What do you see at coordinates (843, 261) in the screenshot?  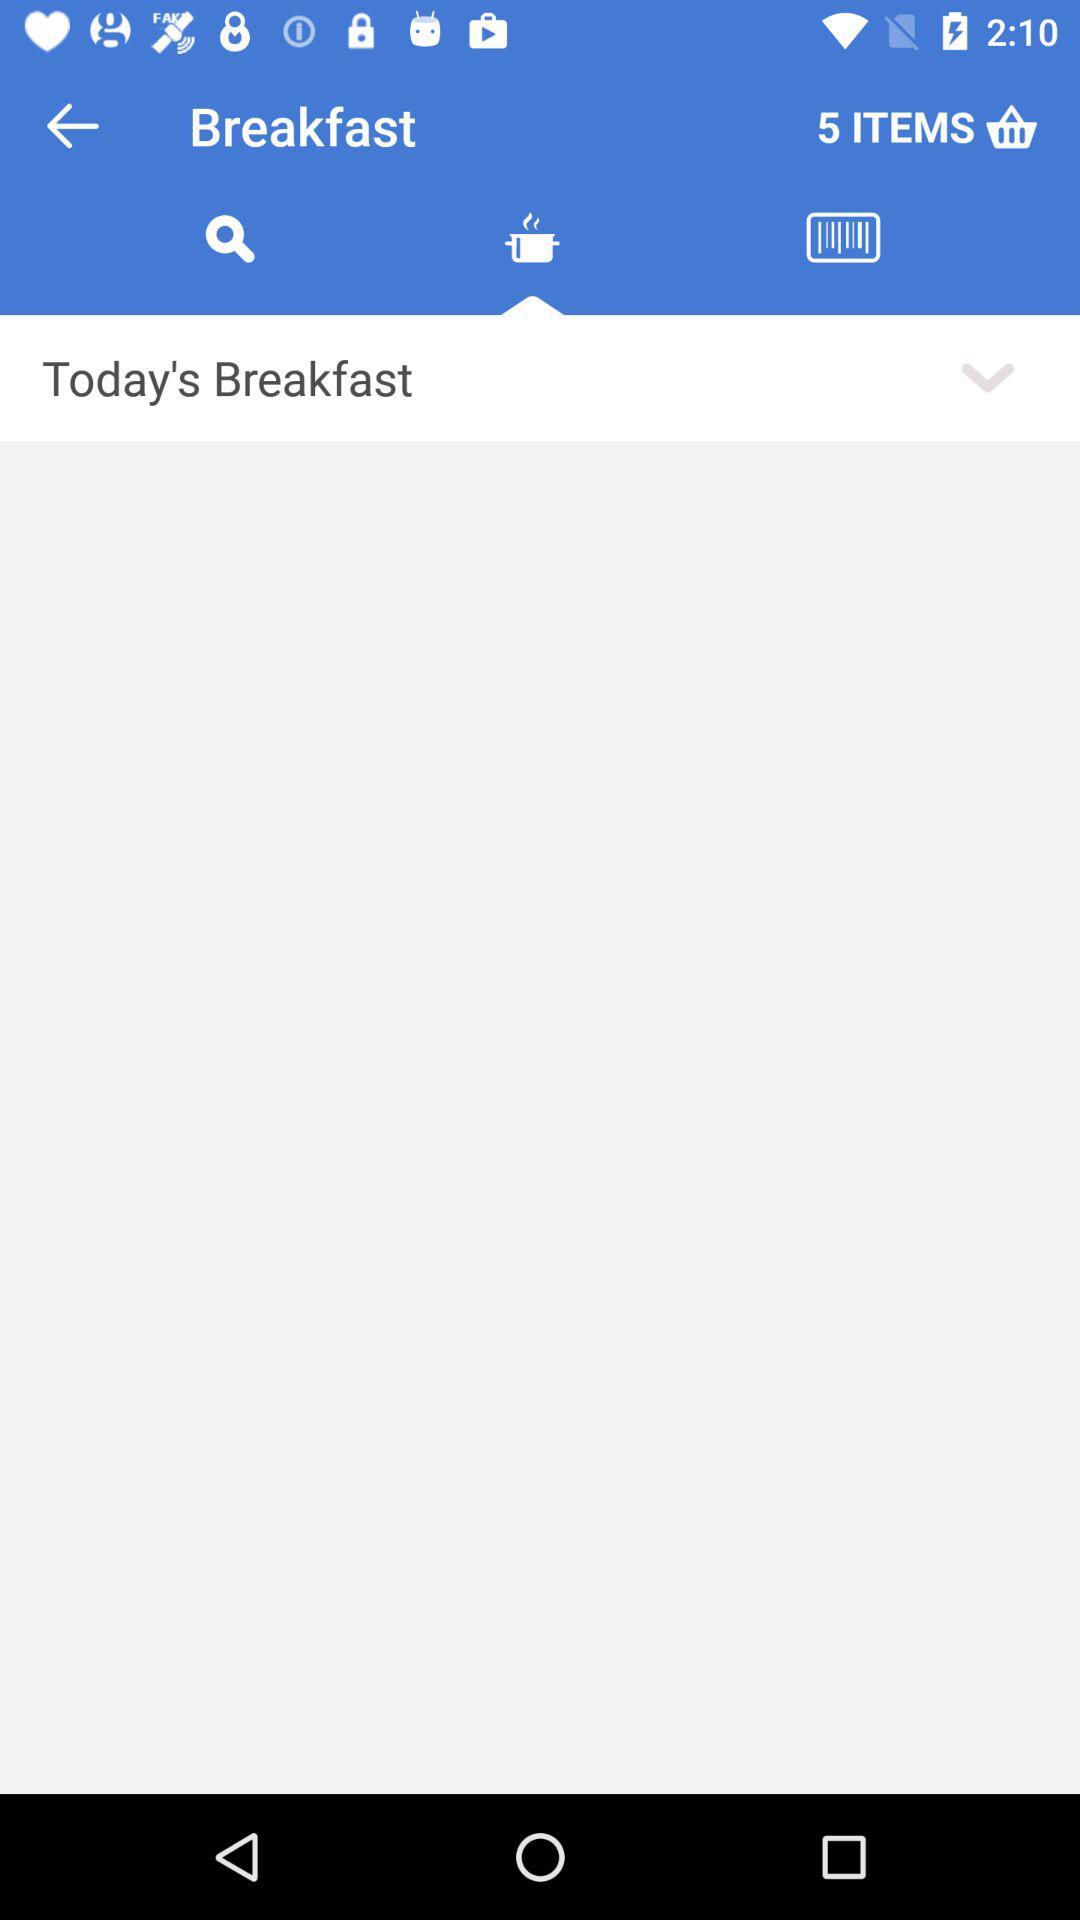 I see `barcode reader` at bounding box center [843, 261].